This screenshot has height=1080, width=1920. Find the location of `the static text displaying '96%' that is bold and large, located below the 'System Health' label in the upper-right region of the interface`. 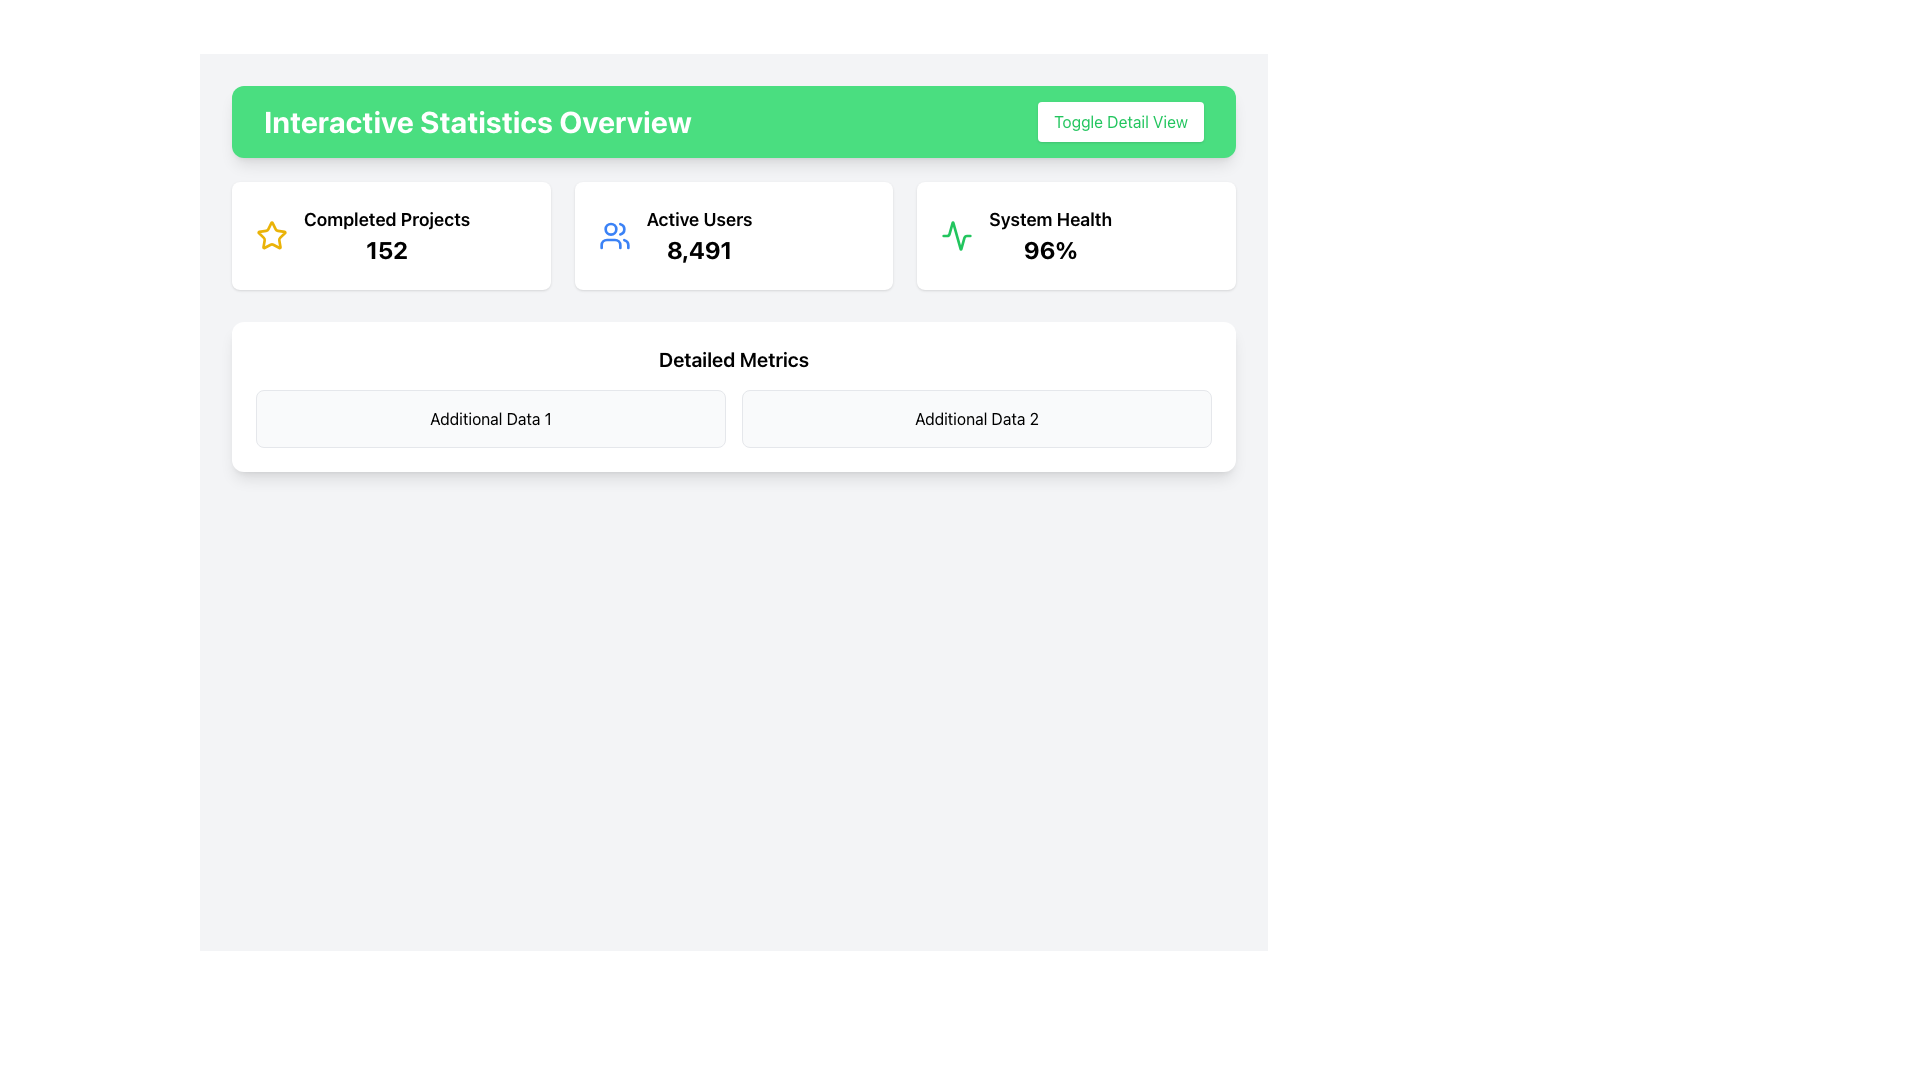

the static text displaying '96%' that is bold and large, located below the 'System Health' label in the upper-right region of the interface is located at coordinates (1049, 249).